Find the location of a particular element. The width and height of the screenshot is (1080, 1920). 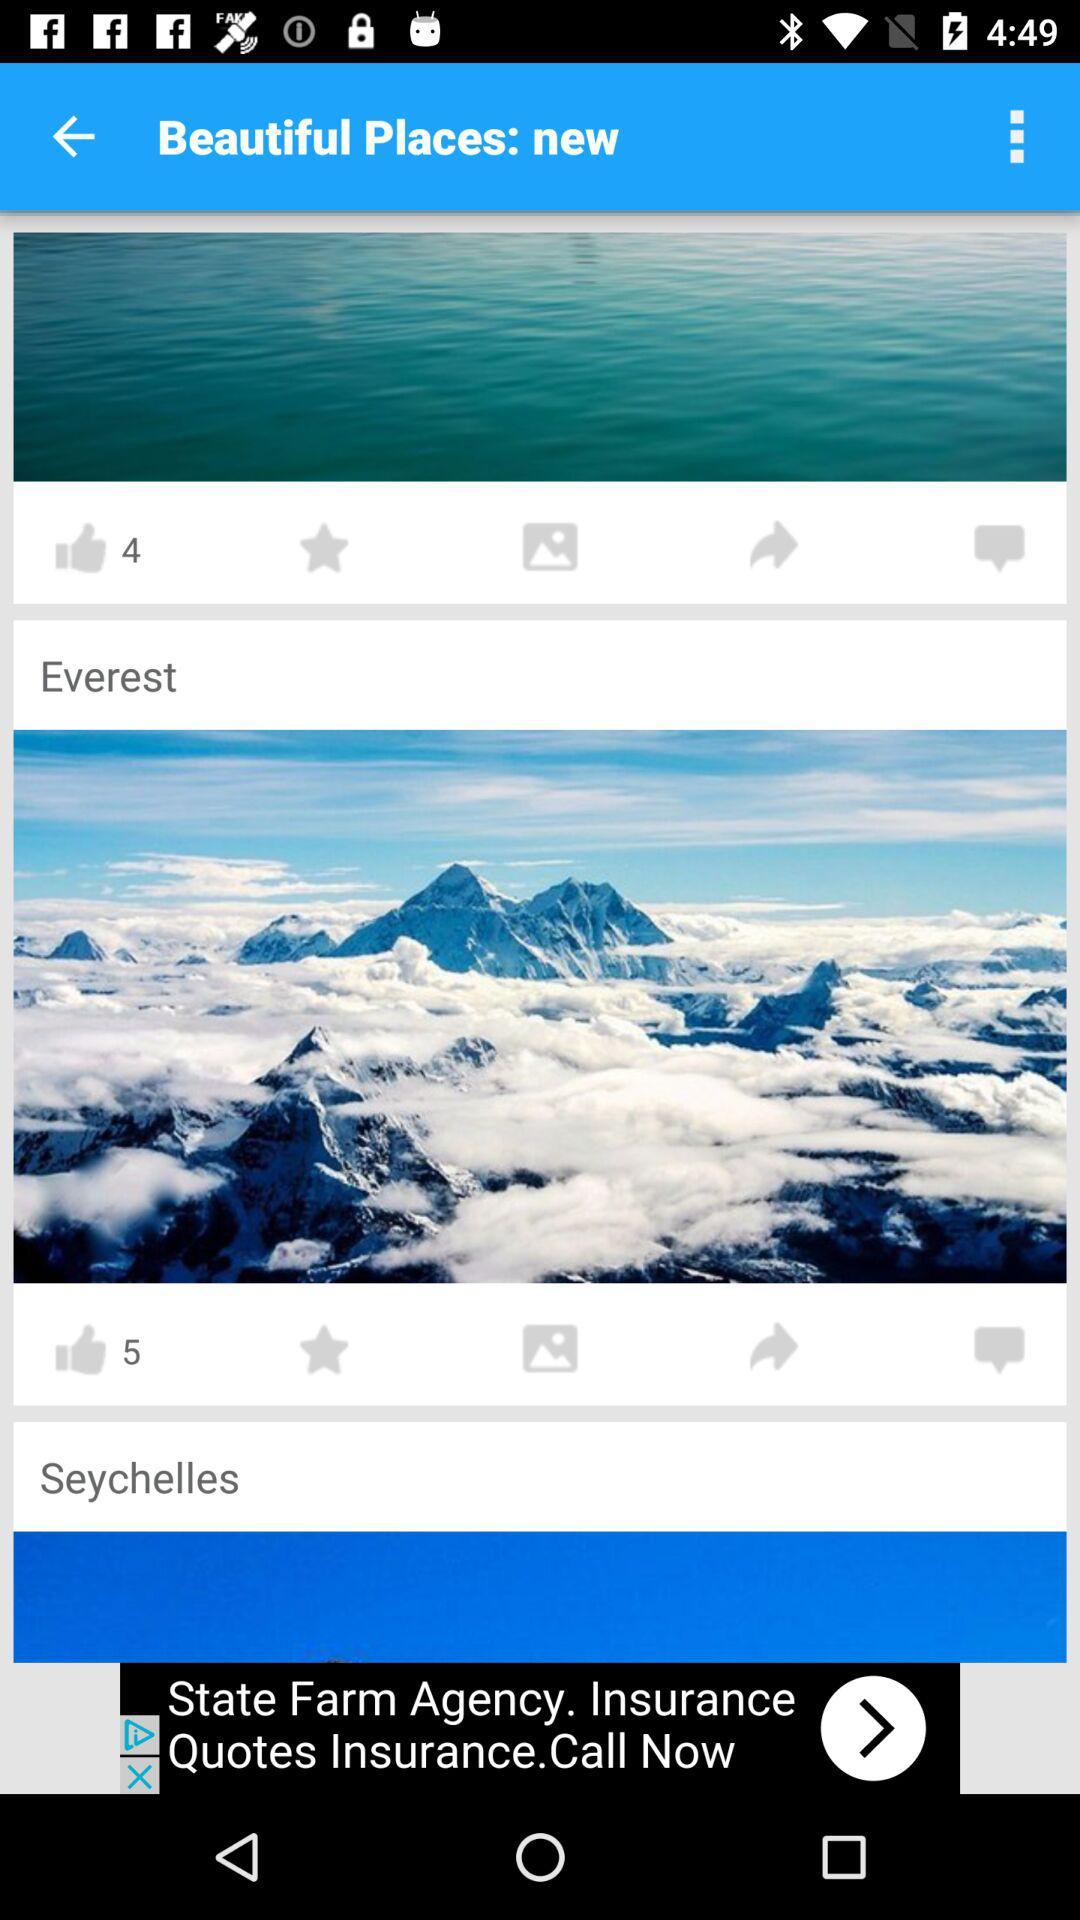

like is located at coordinates (79, 548).